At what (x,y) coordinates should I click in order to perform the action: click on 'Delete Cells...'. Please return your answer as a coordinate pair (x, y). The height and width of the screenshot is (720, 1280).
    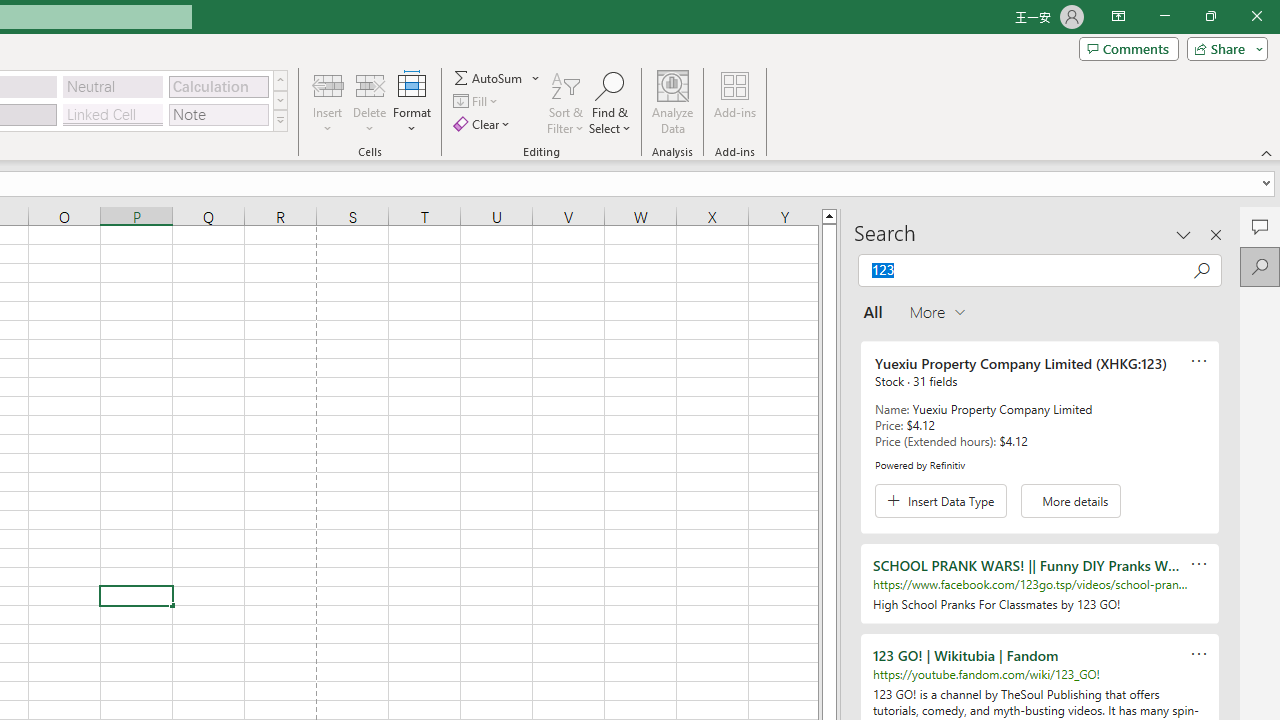
    Looking at the image, I should click on (369, 84).